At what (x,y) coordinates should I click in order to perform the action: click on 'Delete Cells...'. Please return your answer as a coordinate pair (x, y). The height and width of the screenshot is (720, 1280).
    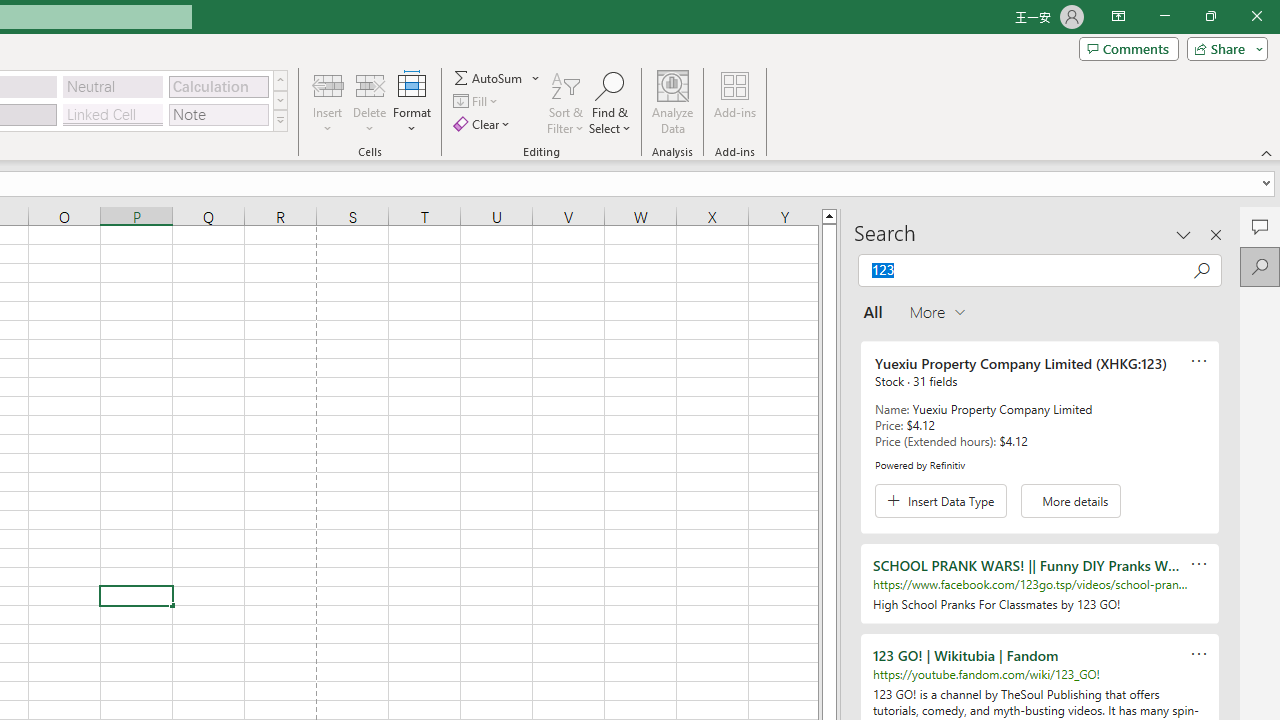
    Looking at the image, I should click on (369, 84).